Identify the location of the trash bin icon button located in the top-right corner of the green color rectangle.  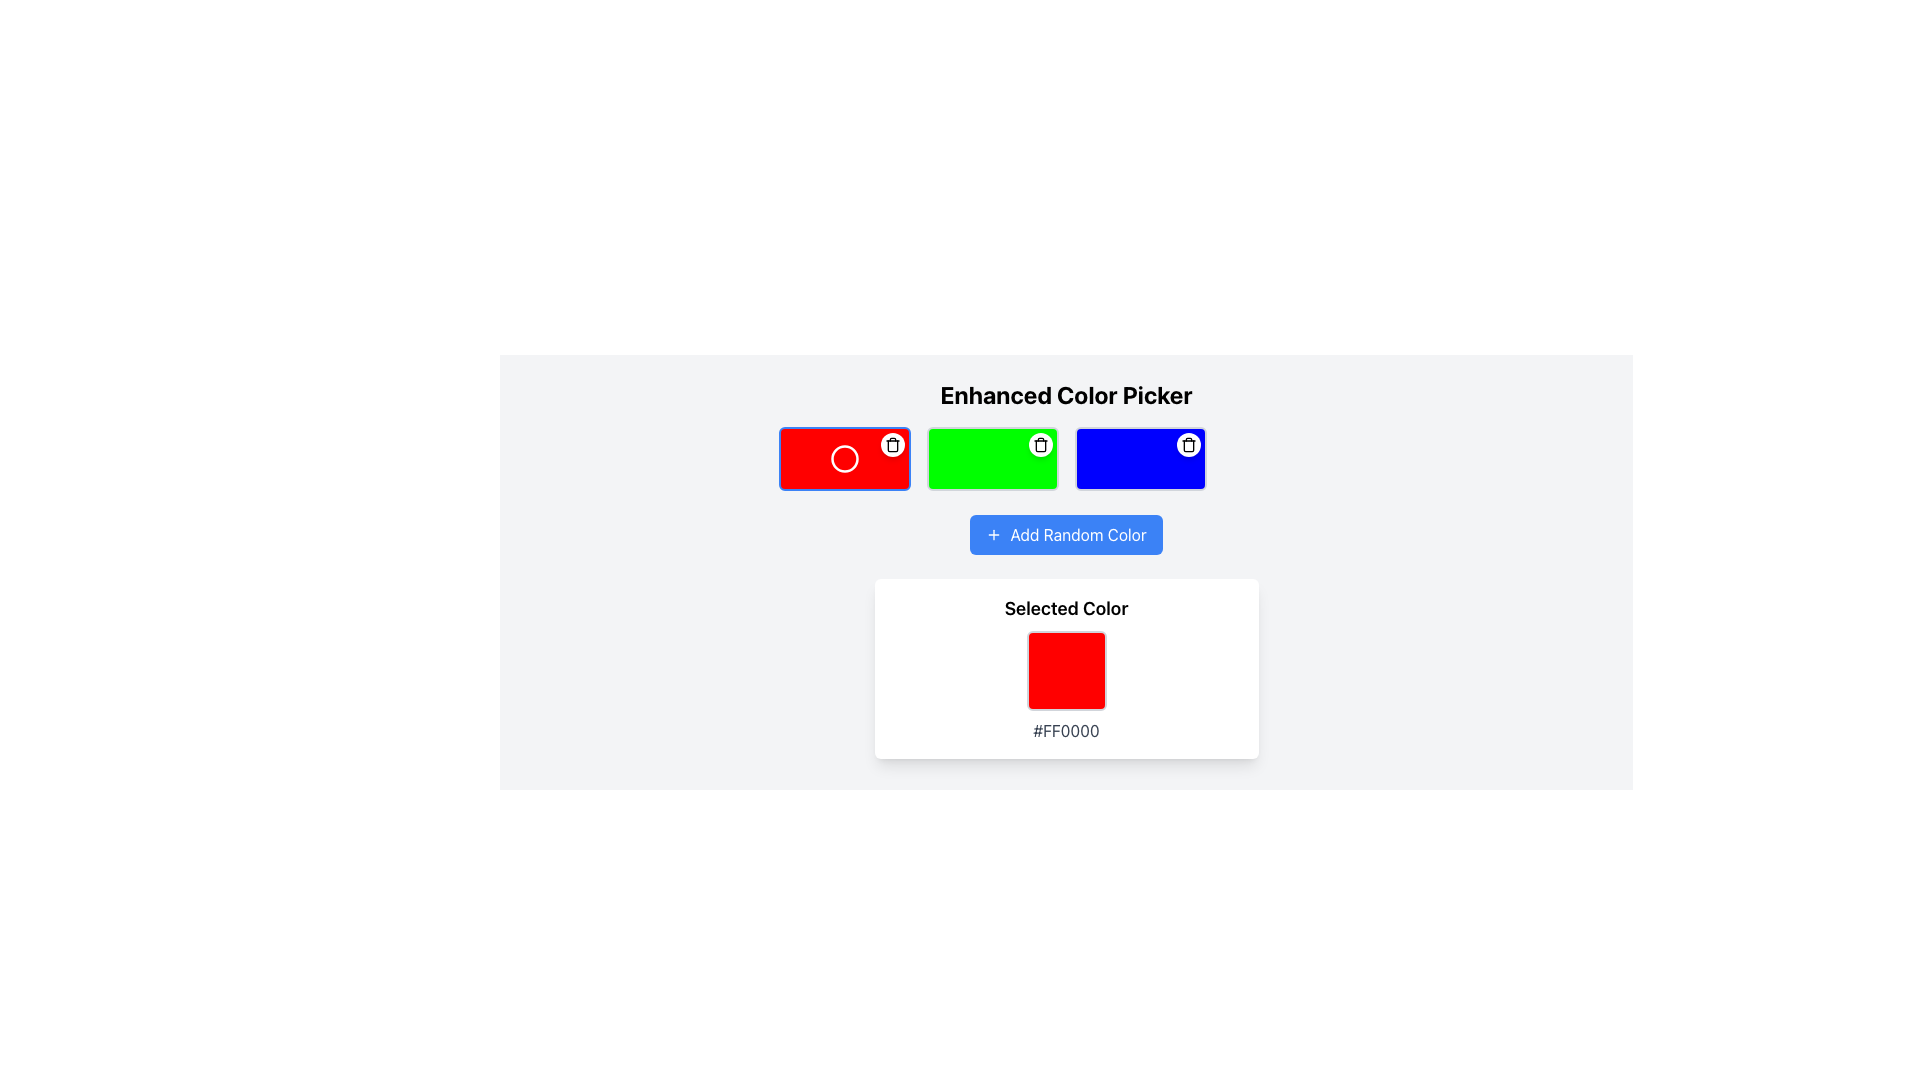
(1040, 443).